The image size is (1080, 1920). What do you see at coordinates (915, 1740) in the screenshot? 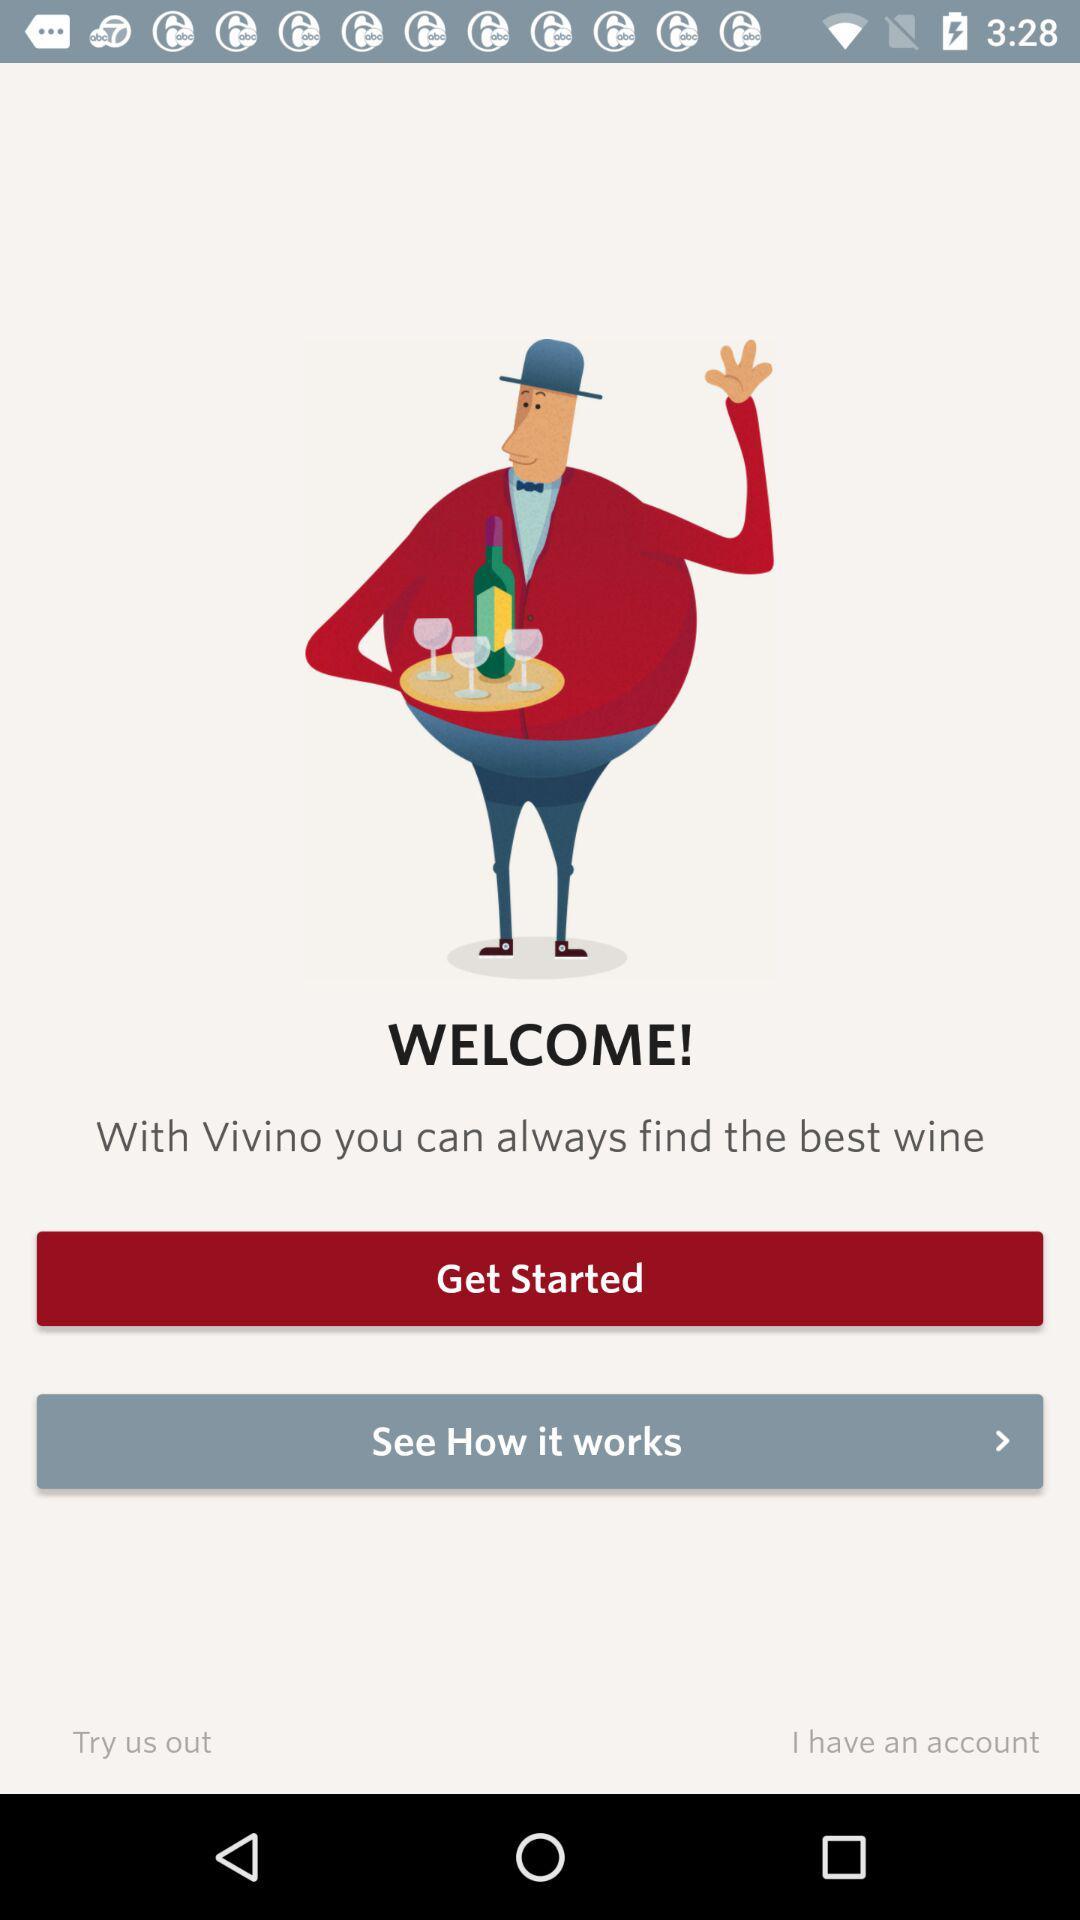
I see `icon below see how it icon` at bounding box center [915, 1740].